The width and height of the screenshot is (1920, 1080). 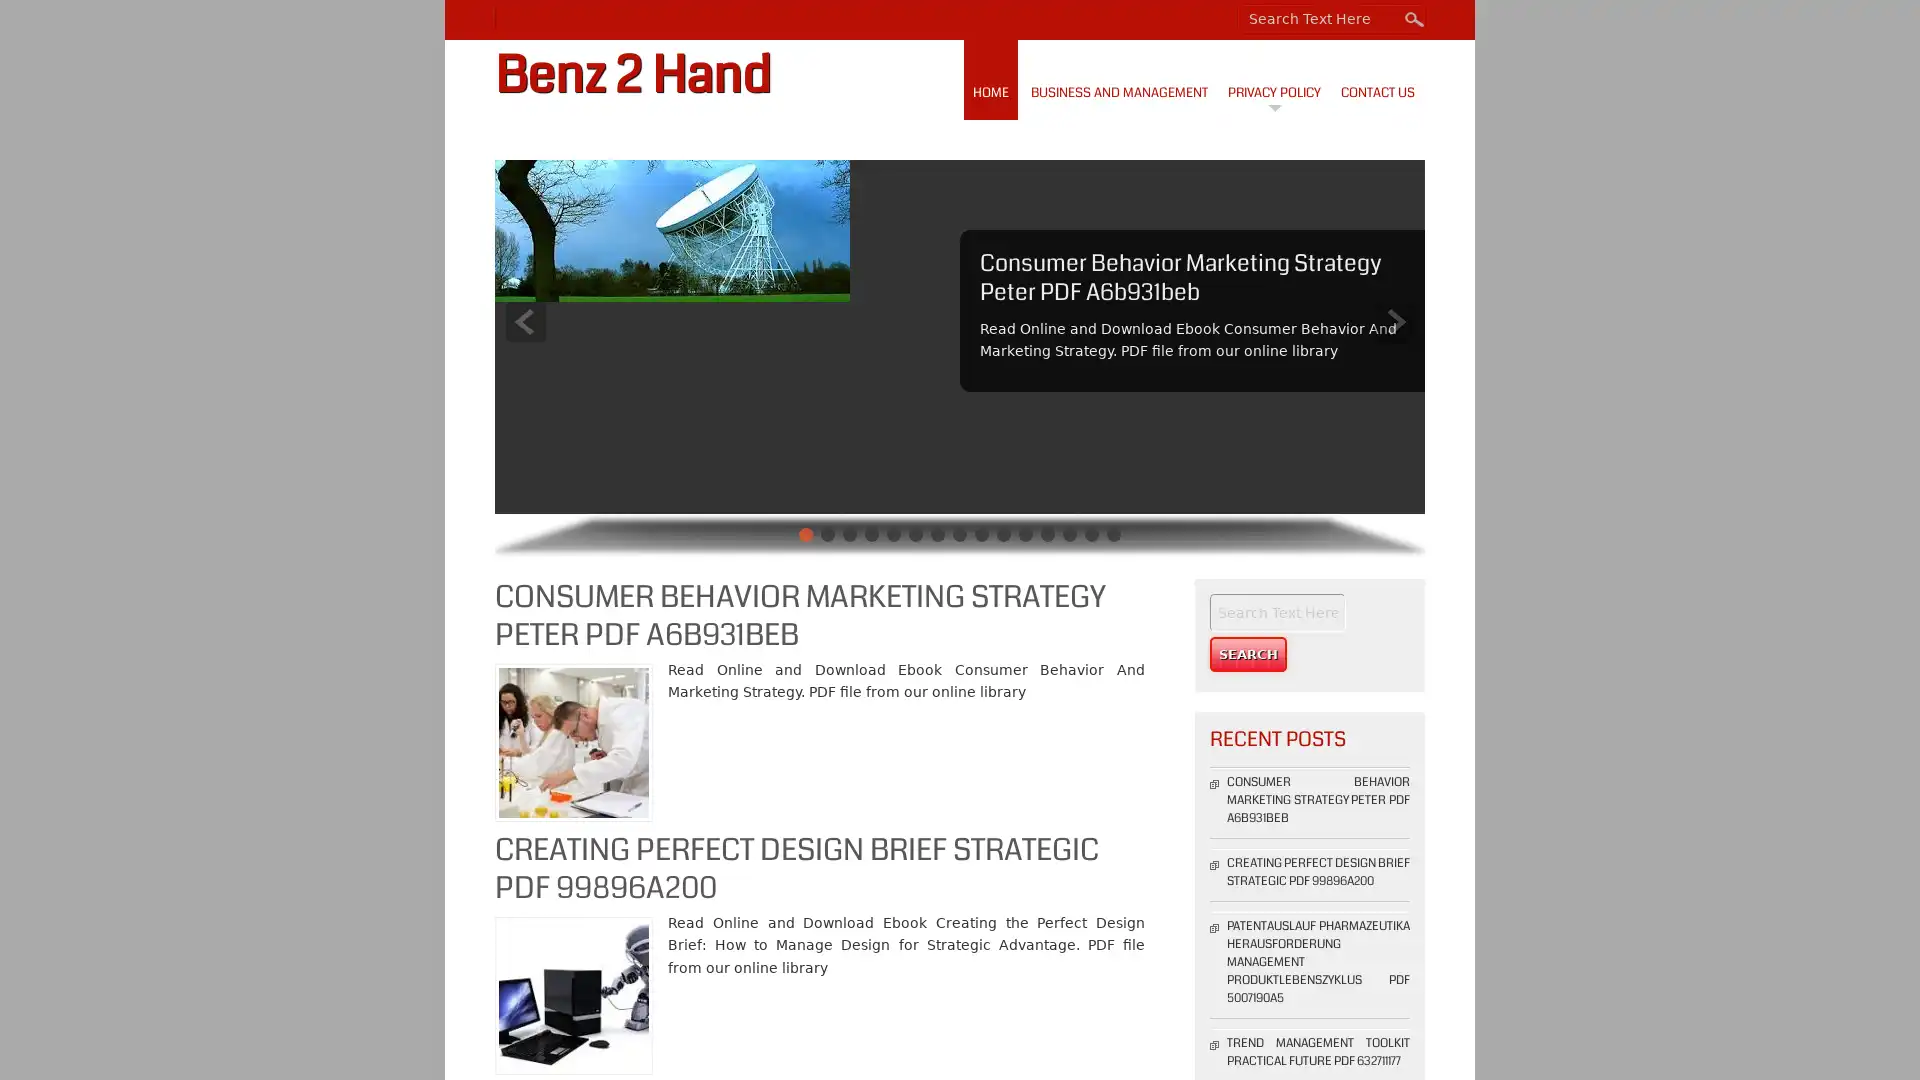 What do you see at coordinates (1247, 654) in the screenshot?
I see `Search` at bounding box center [1247, 654].